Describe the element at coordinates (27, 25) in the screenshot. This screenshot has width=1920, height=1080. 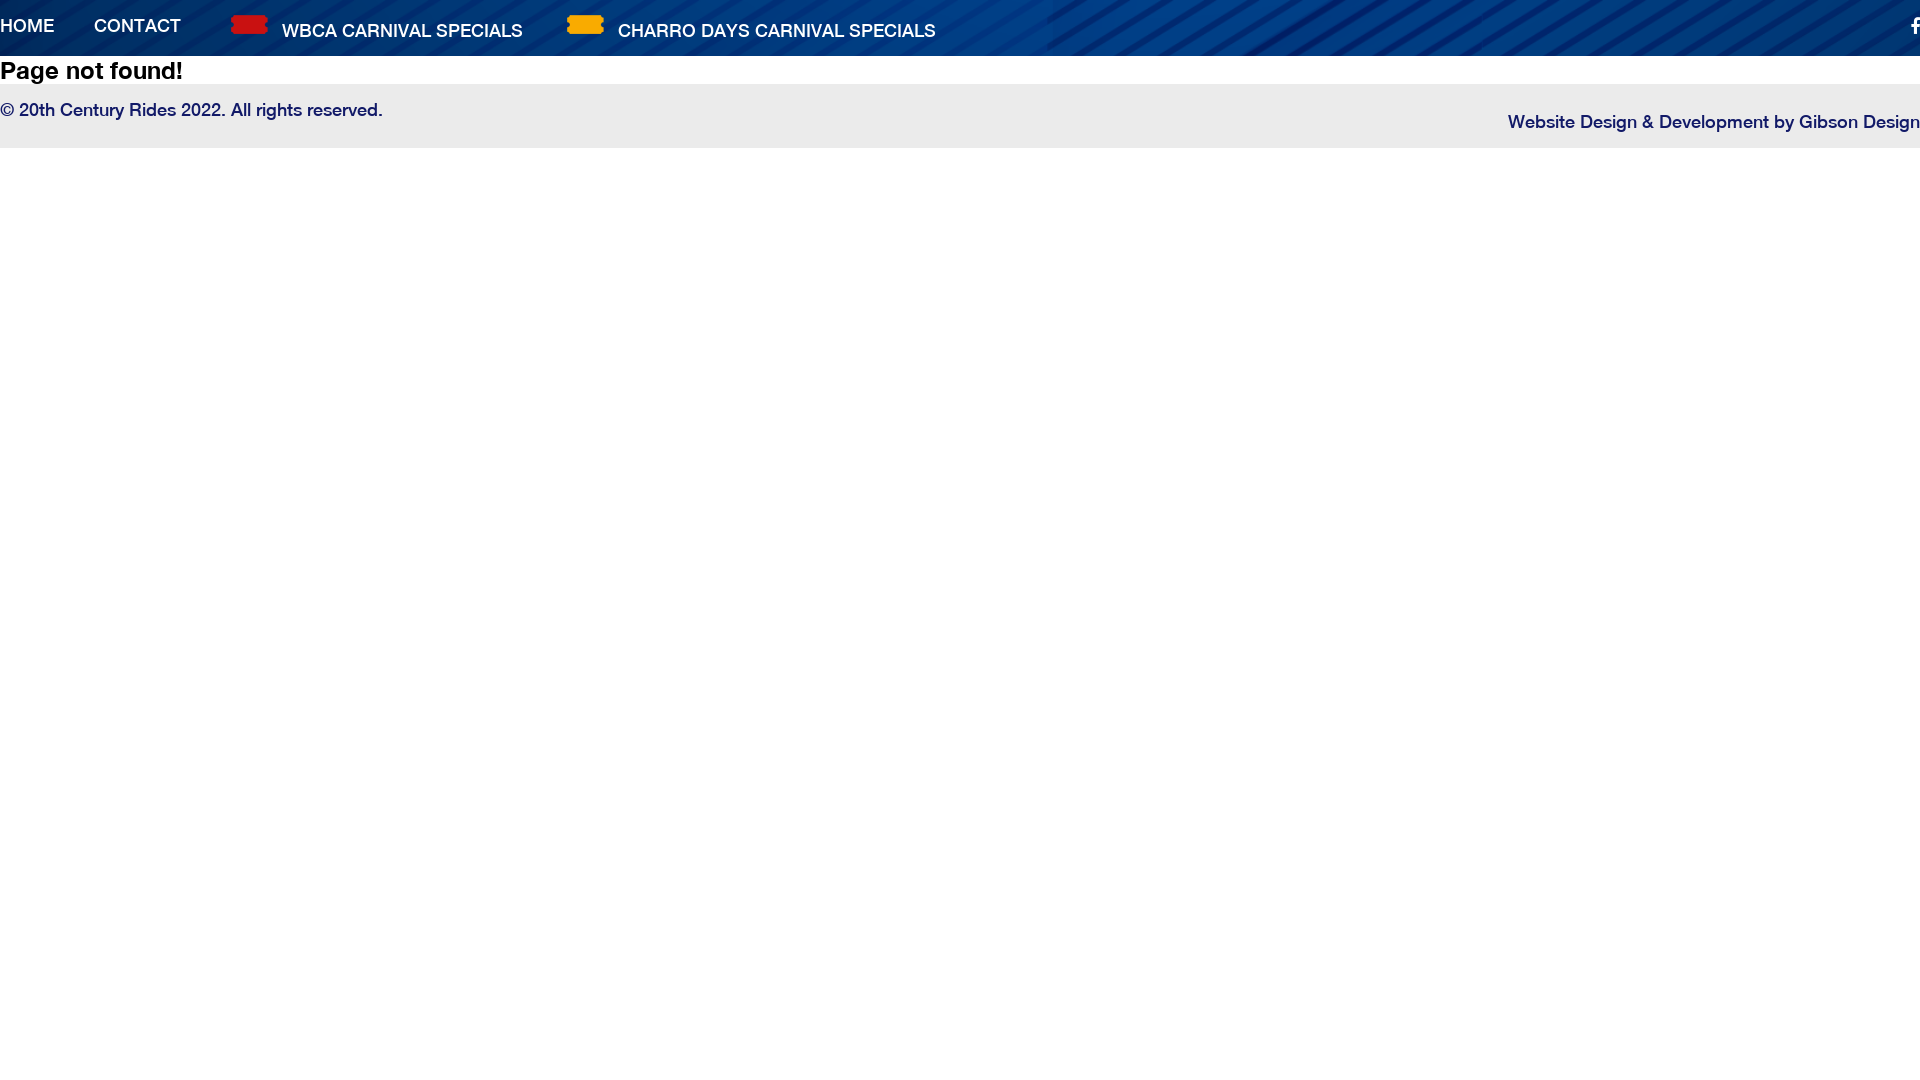
I see `'HOME'` at that location.